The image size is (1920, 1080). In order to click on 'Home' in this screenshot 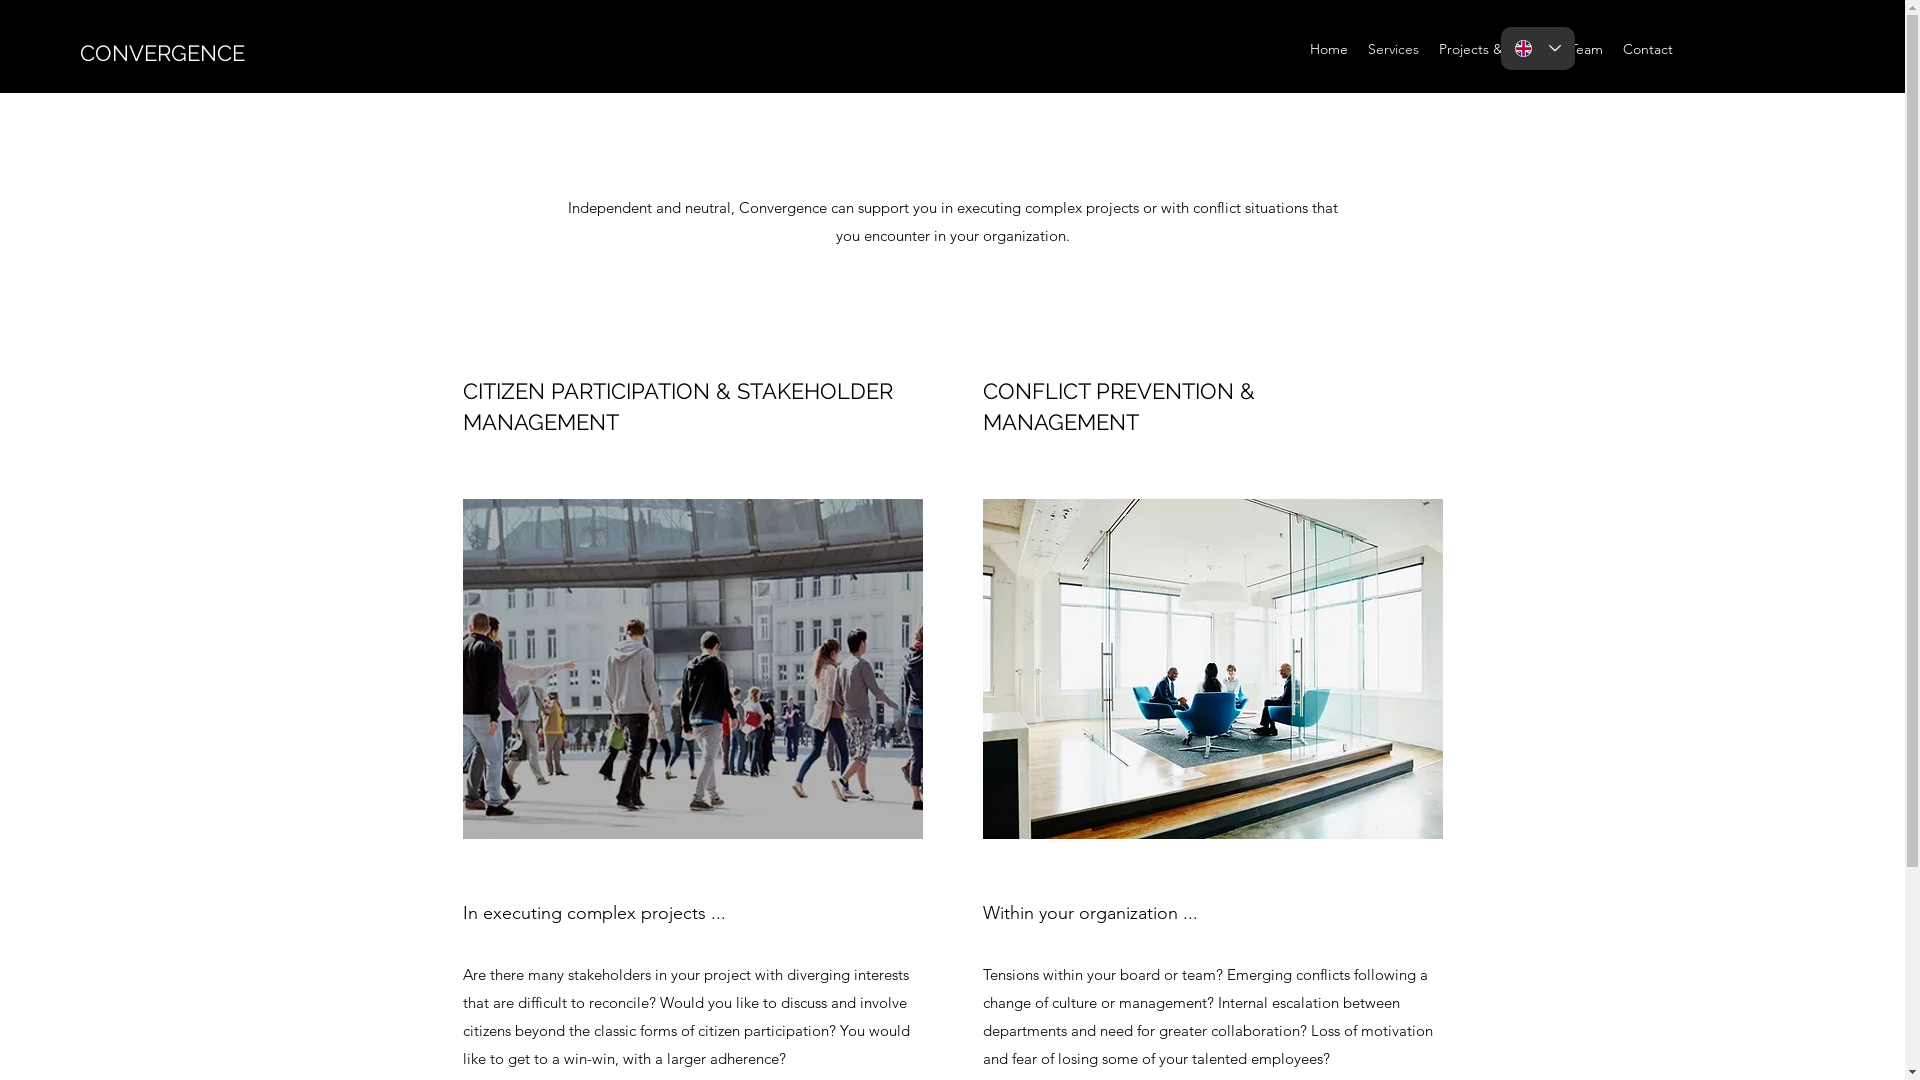, I will do `click(1329, 48)`.